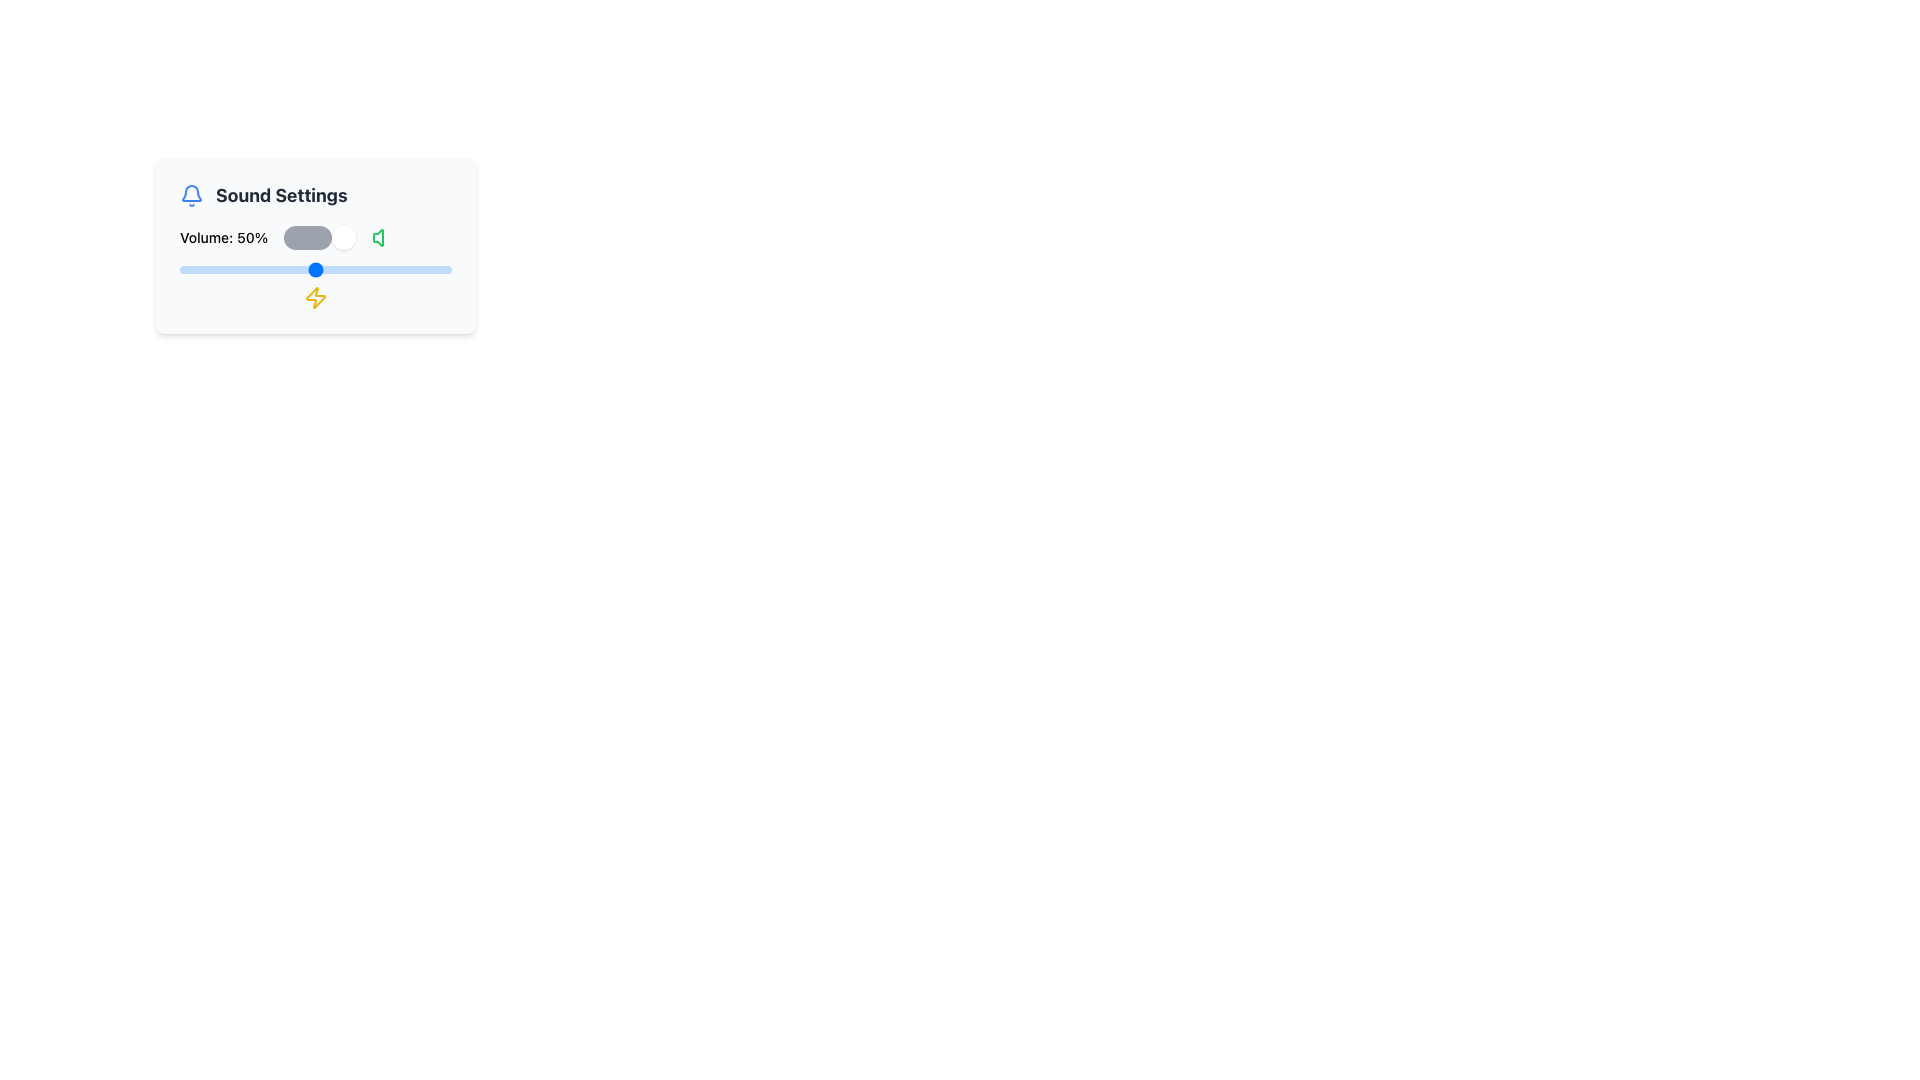  What do you see at coordinates (263, 270) in the screenshot?
I see `the volume` at bounding box center [263, 270].